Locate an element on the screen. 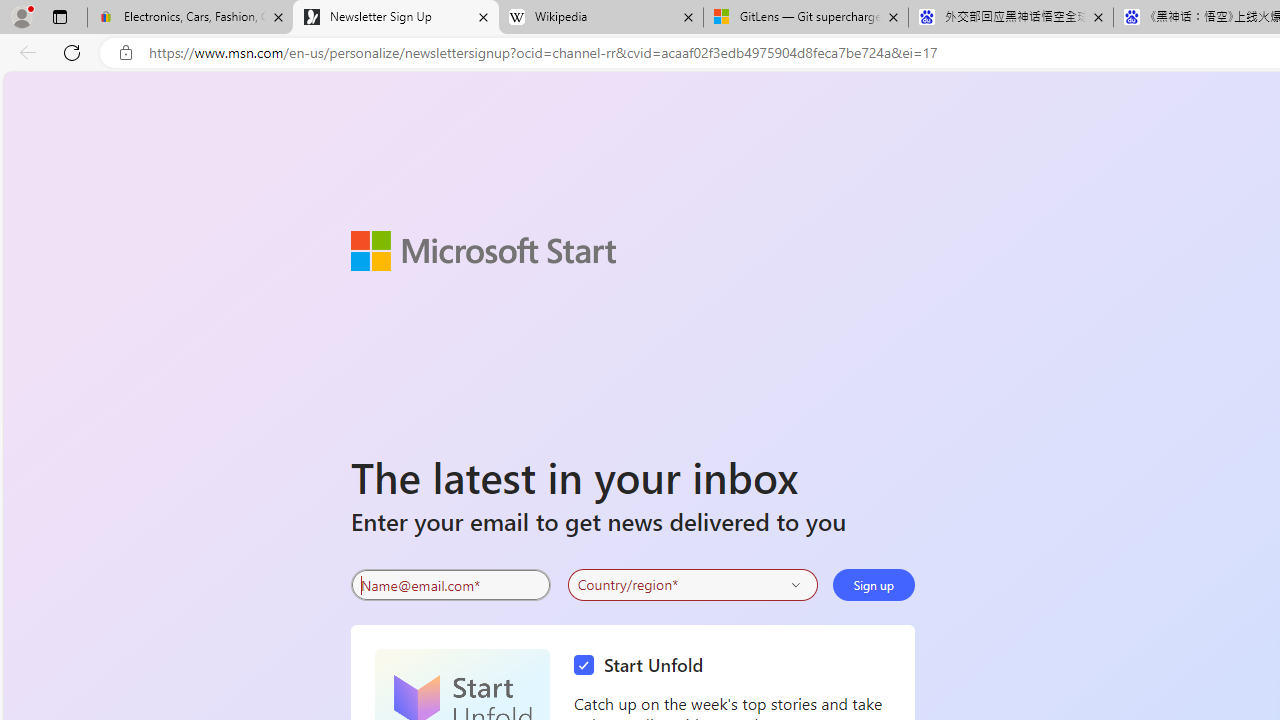  'Electronics, Cars, Fashion, Collectibles & More | eBay' is located at coordinates (190, 17).